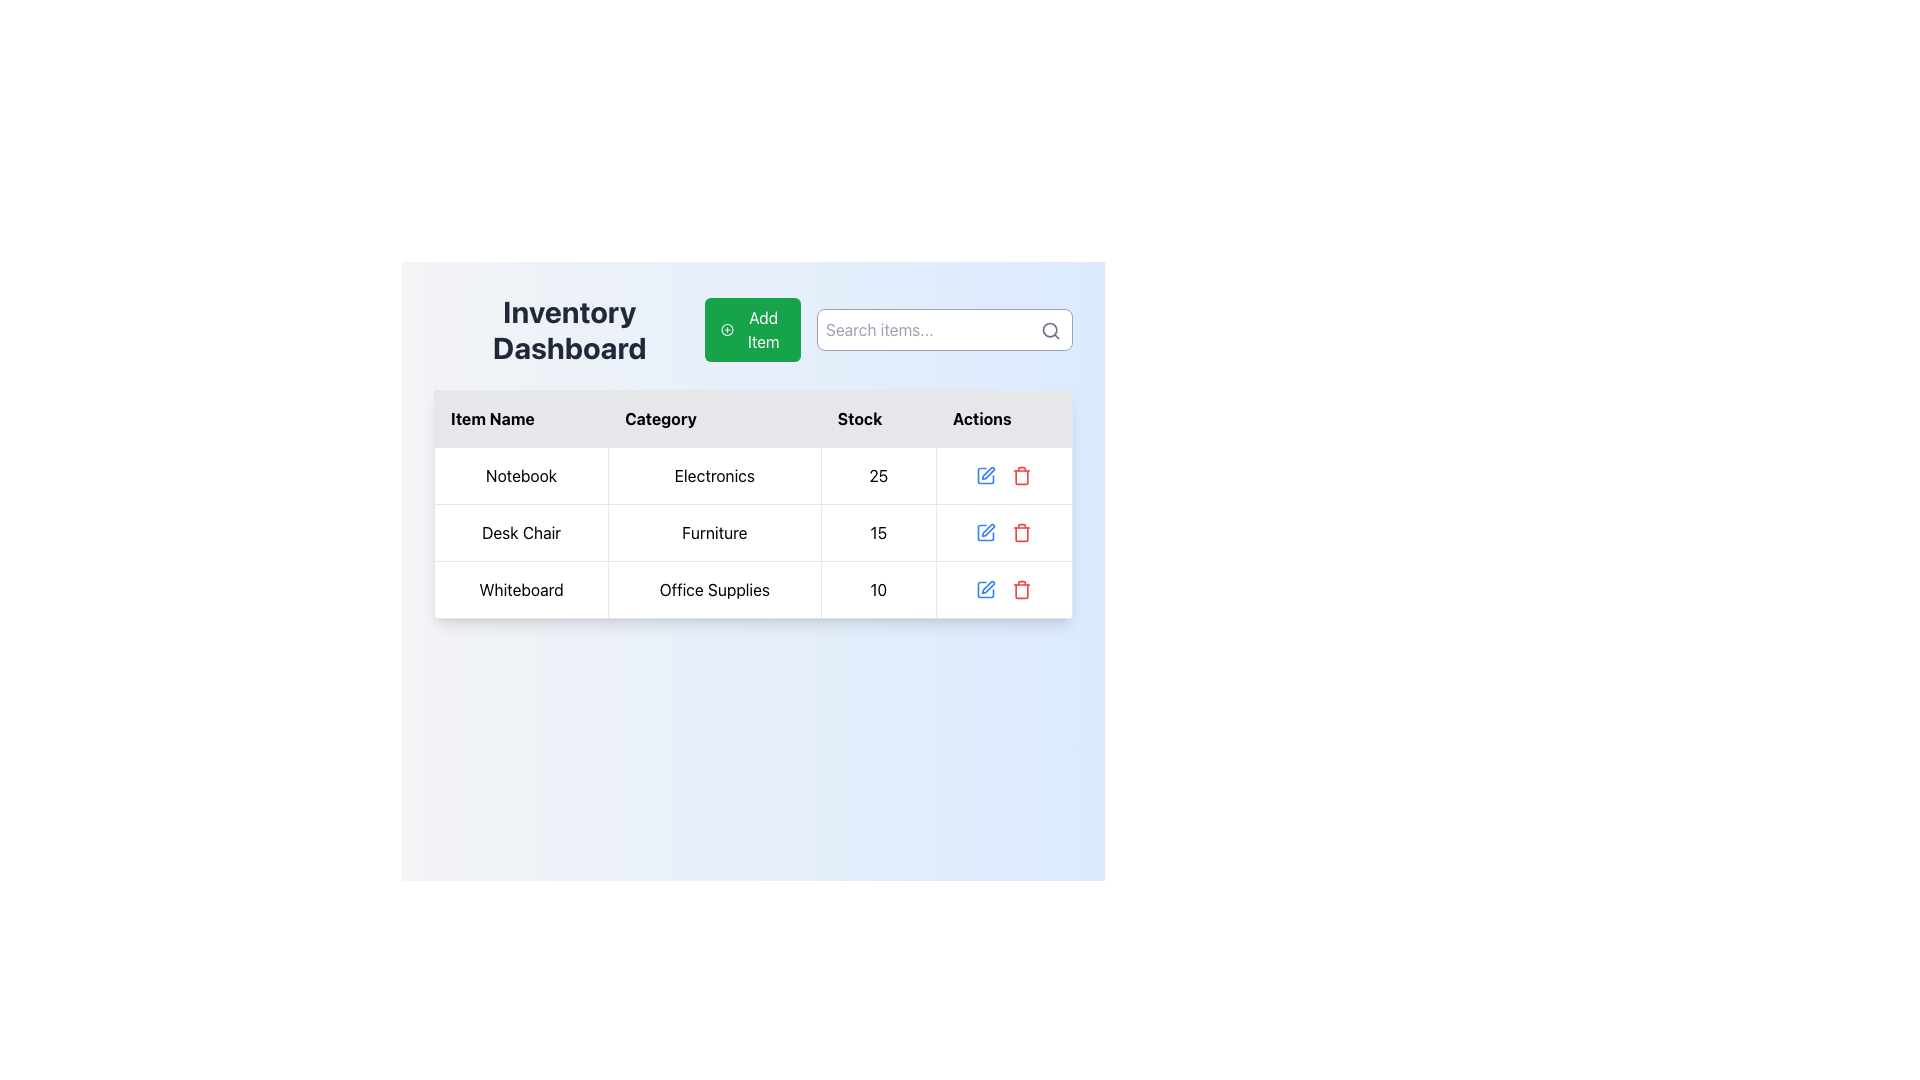 The image size is (1920, 1080). What do you see at coordinates (988, 586) in the screenshot?
I see `the 'Edit' button in the 'Actions' column of the third row associated with the 'Whiteboard' item` at bounding box center [988, 586].